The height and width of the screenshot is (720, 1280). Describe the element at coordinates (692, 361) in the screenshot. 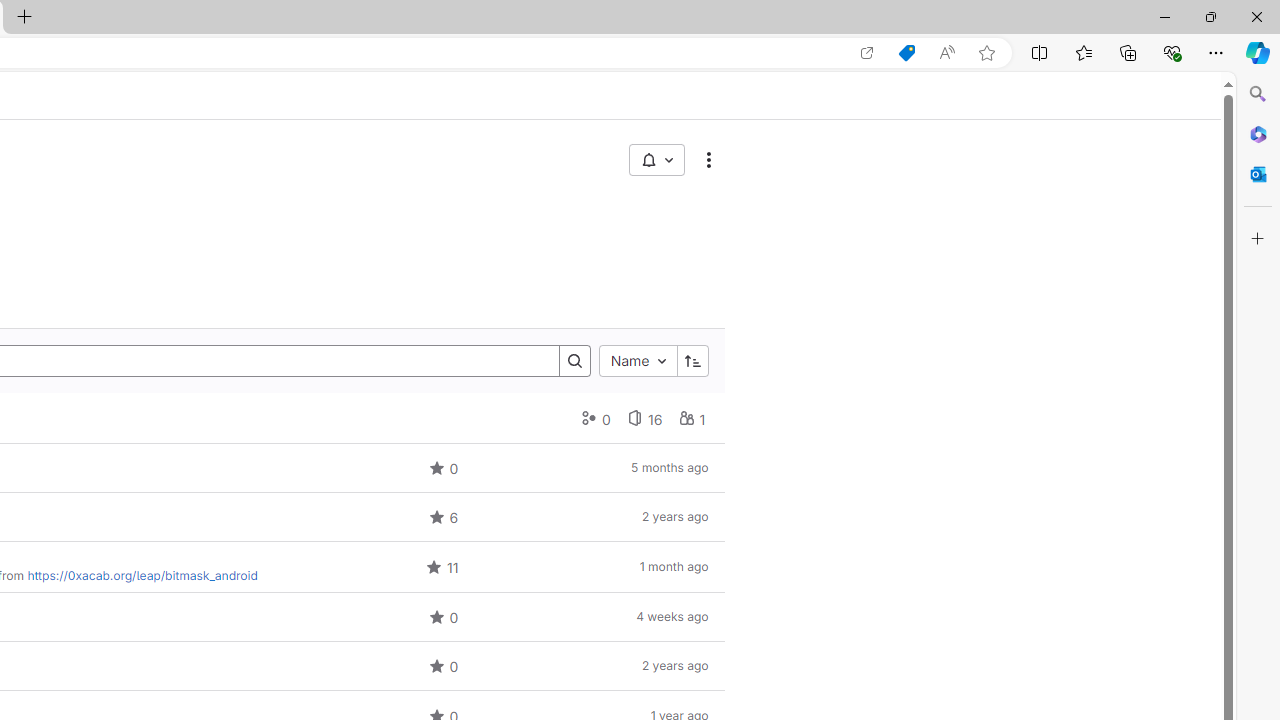

I see `'Sort direction: Ascending'` at that location.